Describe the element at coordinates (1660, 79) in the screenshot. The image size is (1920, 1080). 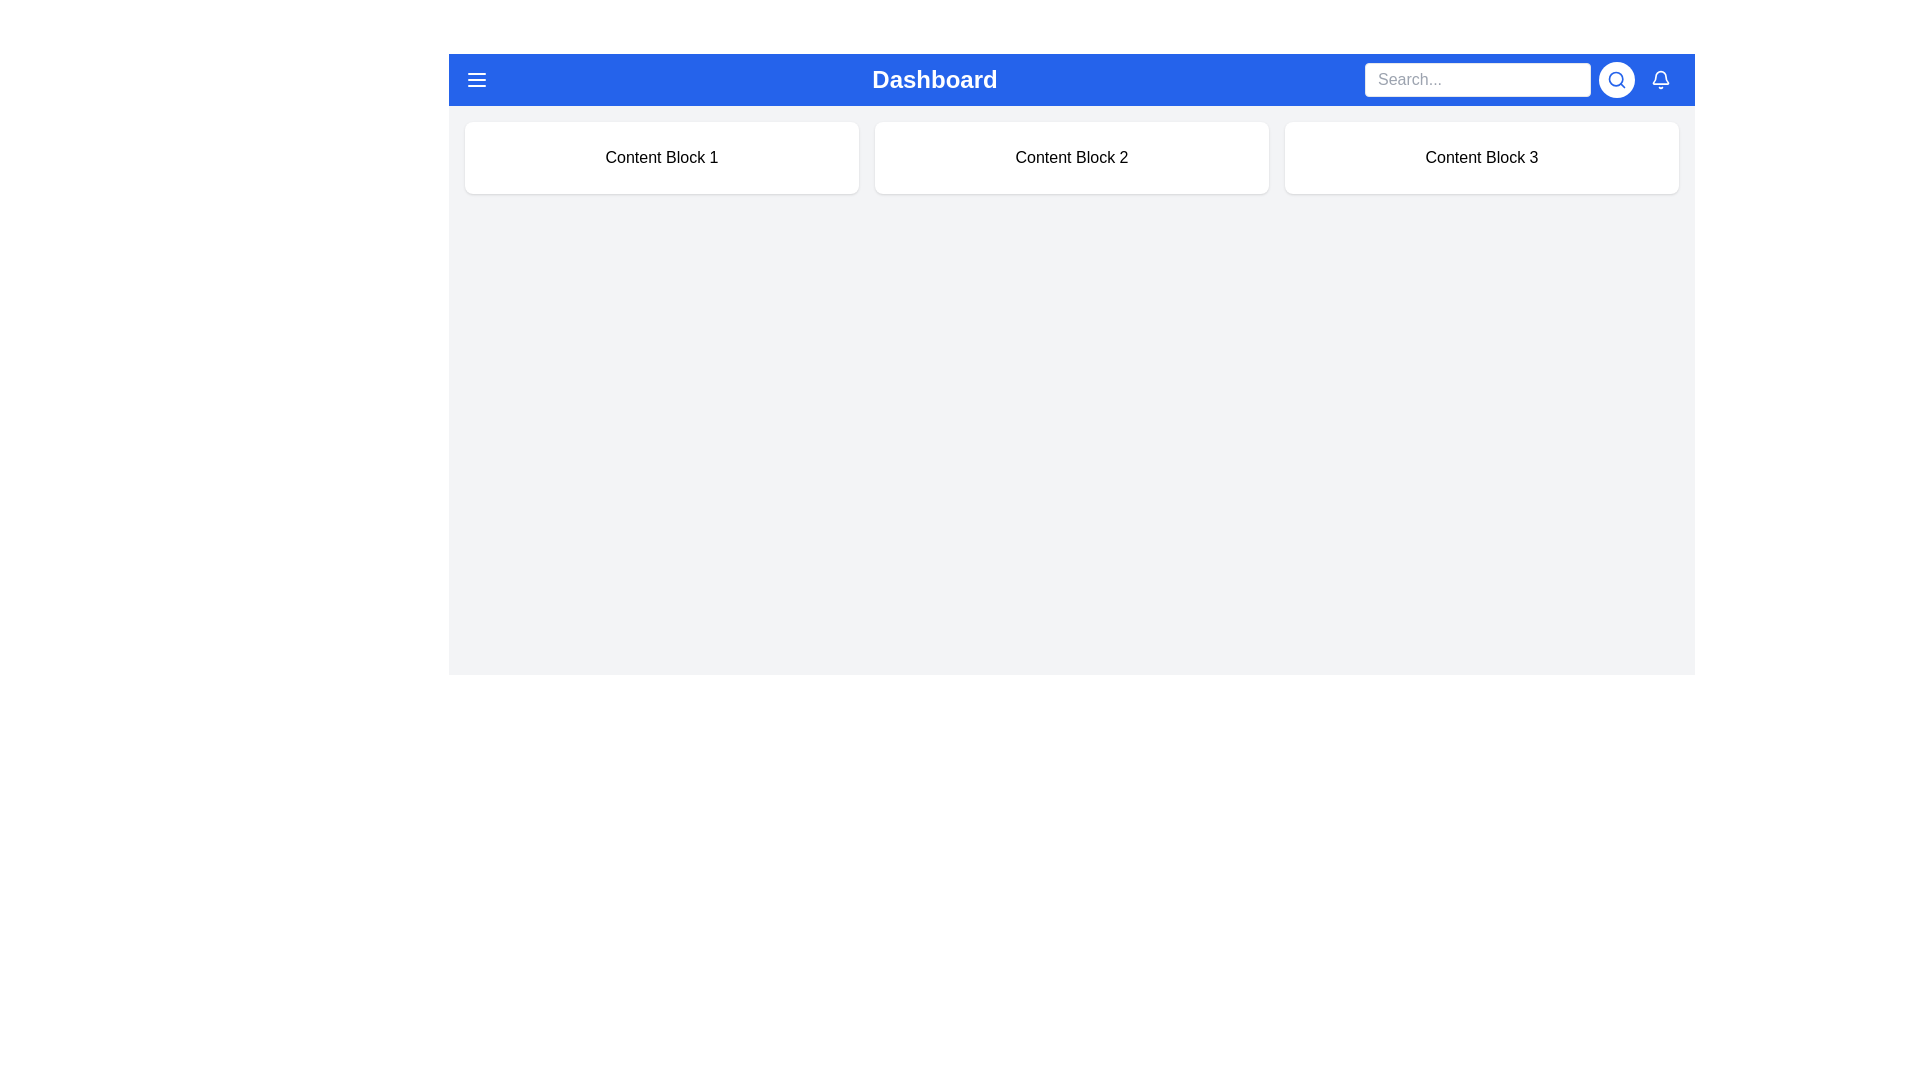
I see `the bell-shaped icon with a blue circular background located in the top-right corner of the interface` at that location.